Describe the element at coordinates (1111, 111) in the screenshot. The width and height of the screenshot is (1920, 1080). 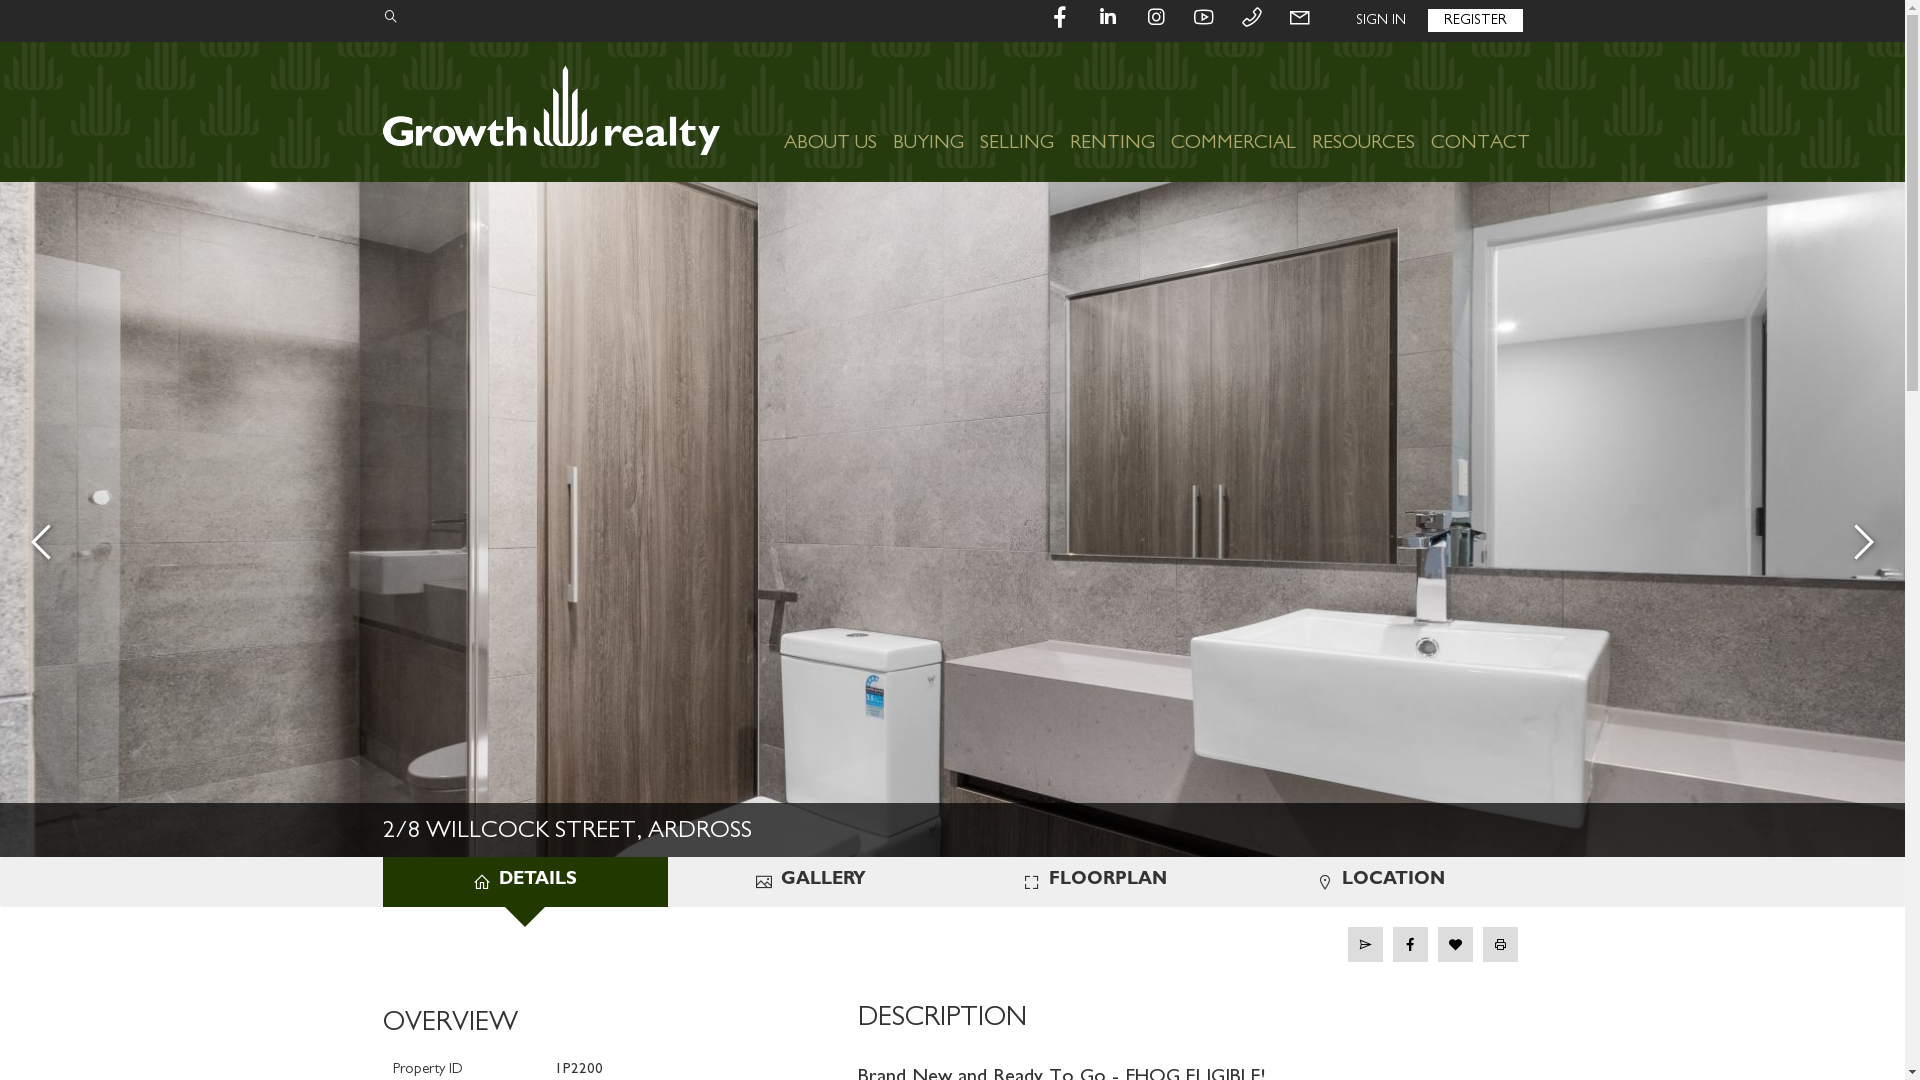
I see `'RENTING'` at that location.